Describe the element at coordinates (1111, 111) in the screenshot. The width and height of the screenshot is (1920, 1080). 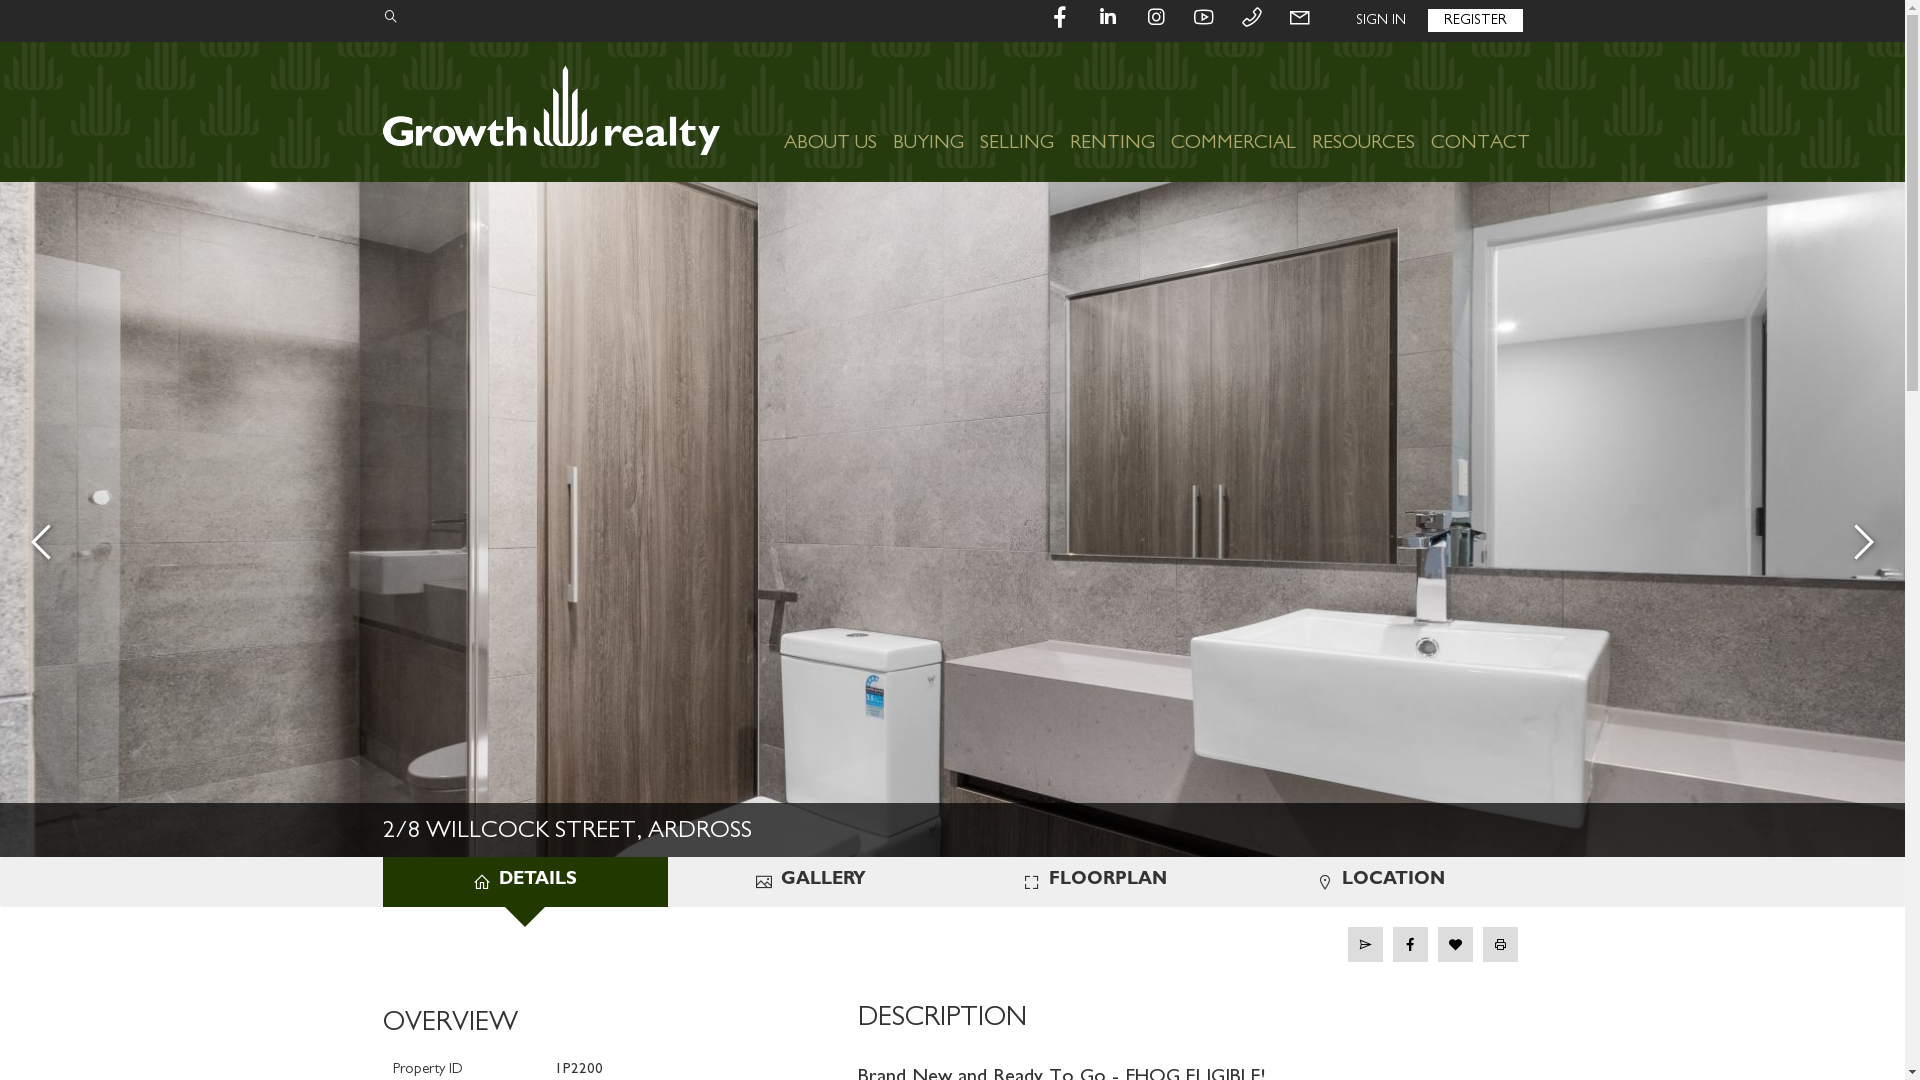
I see `'RENTING'` at that location.